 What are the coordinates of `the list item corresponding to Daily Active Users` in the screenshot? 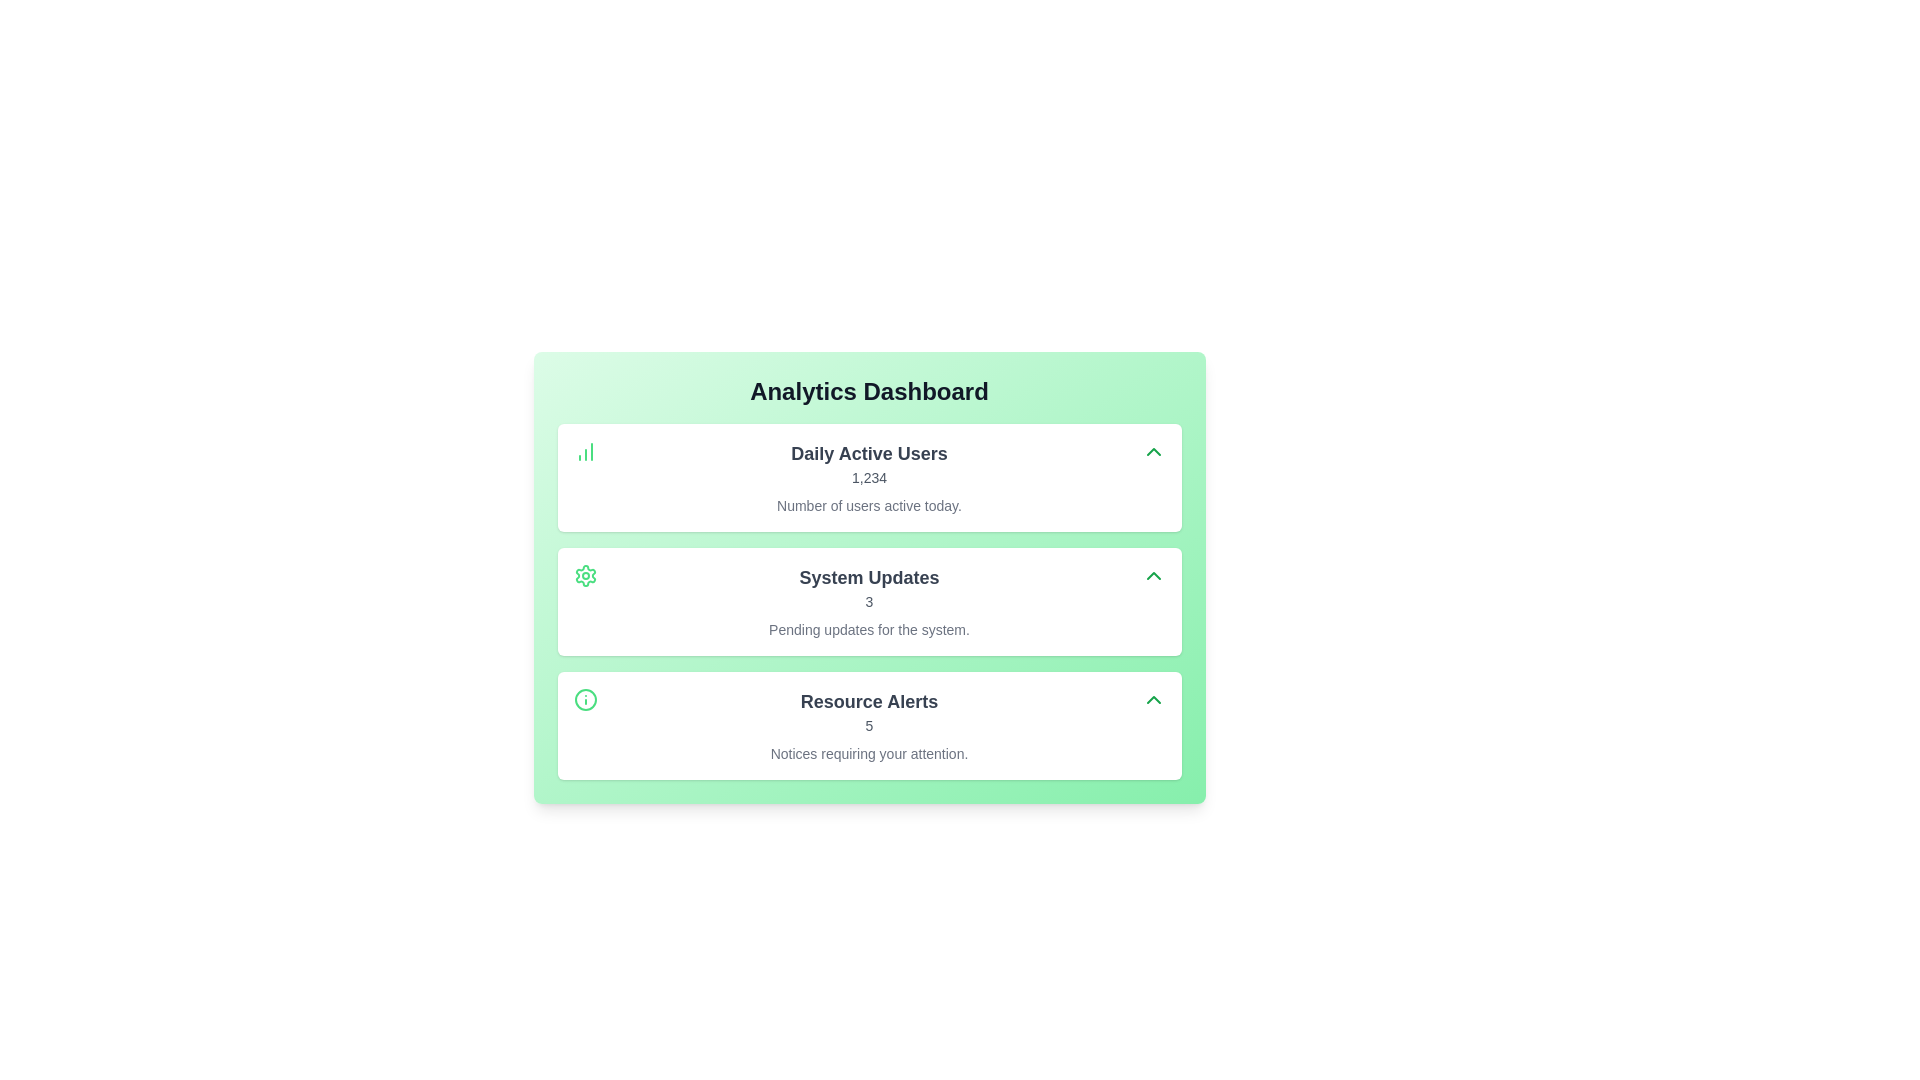 It's located at (869, 478).